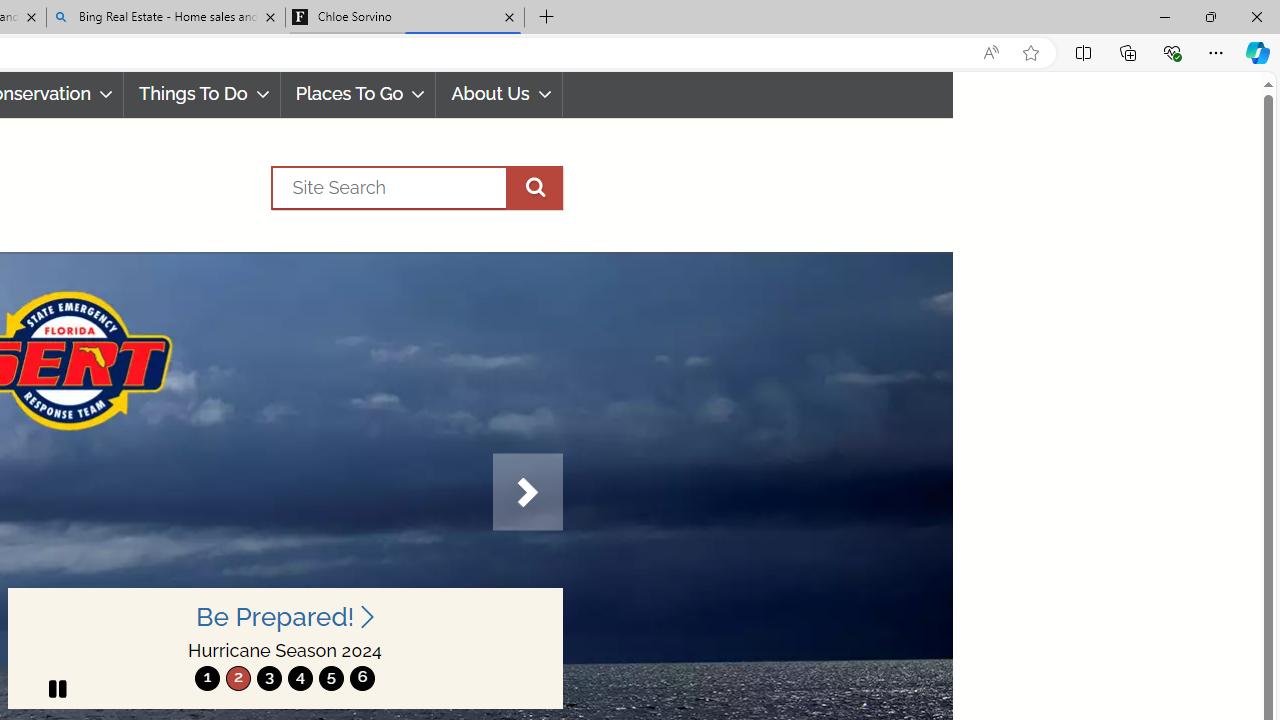 The height and width of the screenshot is (720, 1280). I want to click on 'move to slide 3', so click(268, 677).